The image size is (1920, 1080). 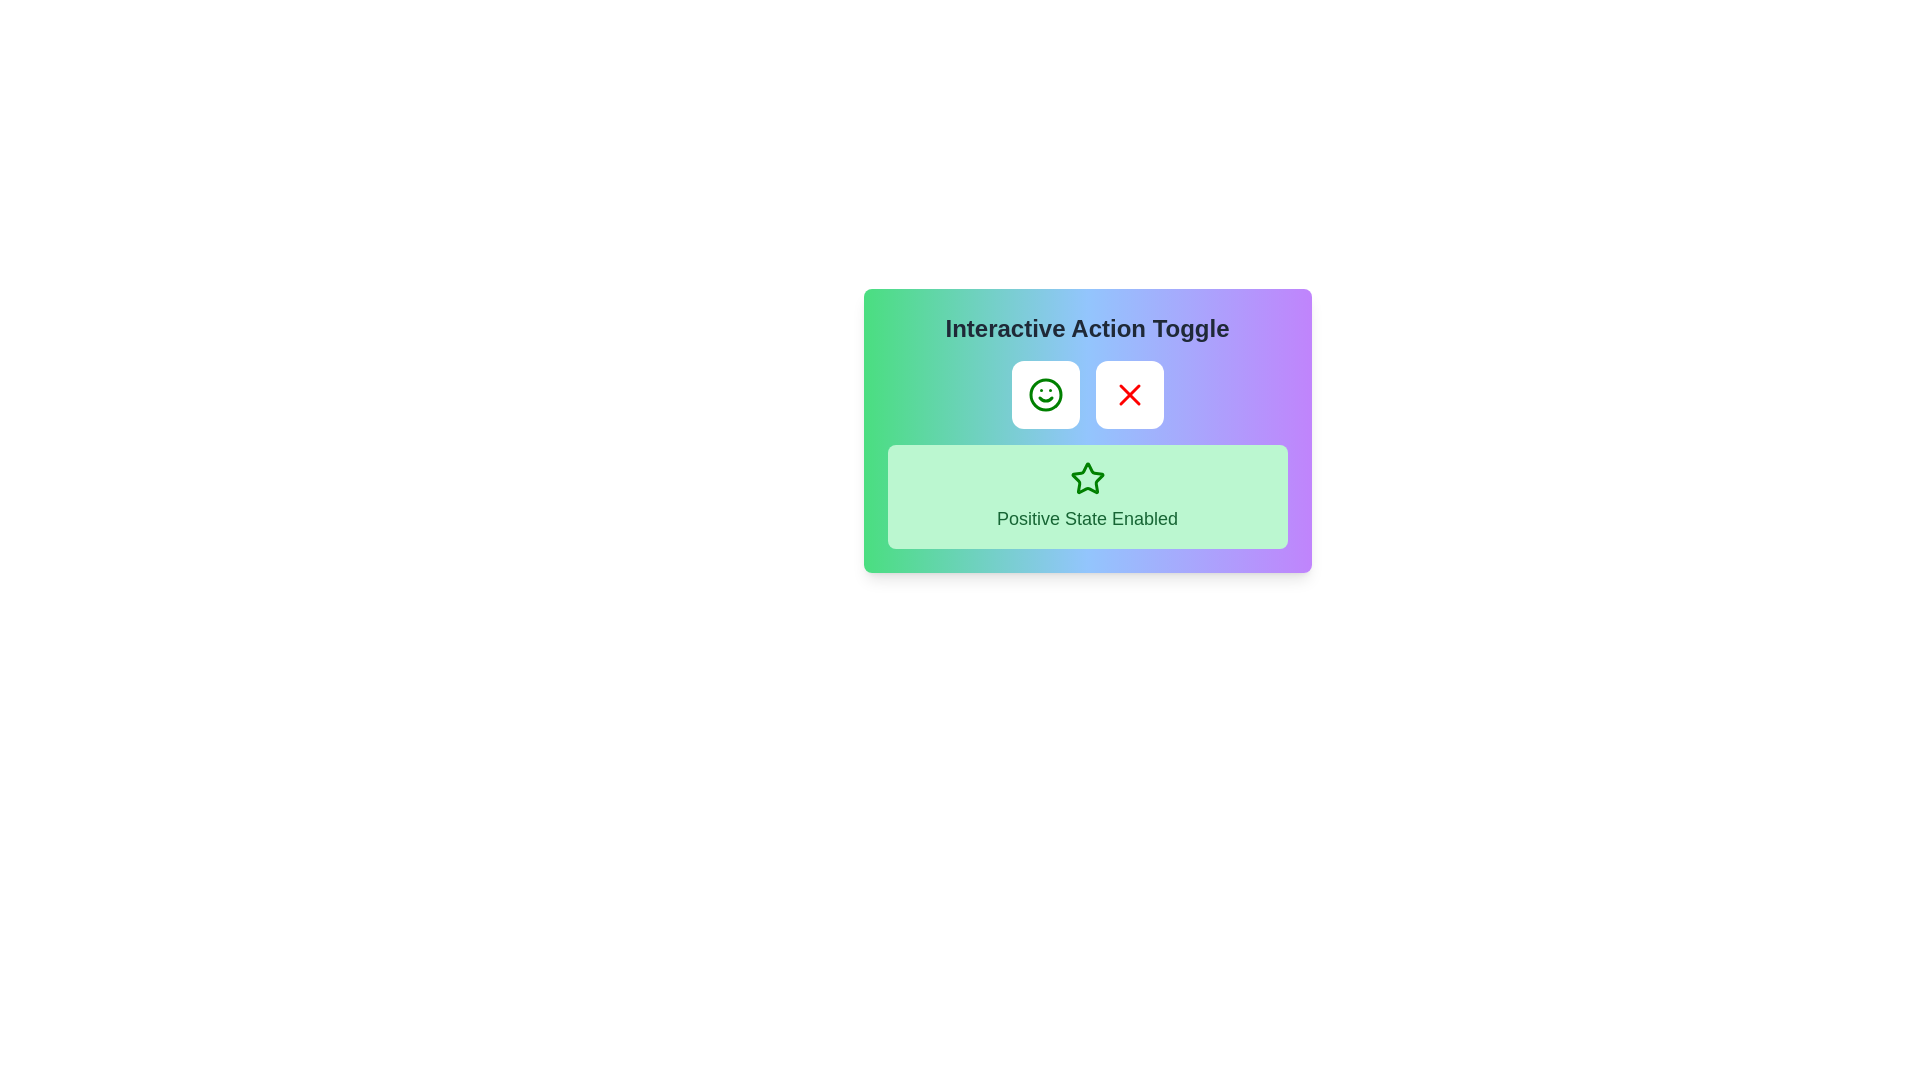 I want to click on the textual heading 'Interactive Action Toggle', which is styled in bold, large dark gray font and is centrally aligned above a row of interactive buttons, so click(x=1086, y=327).